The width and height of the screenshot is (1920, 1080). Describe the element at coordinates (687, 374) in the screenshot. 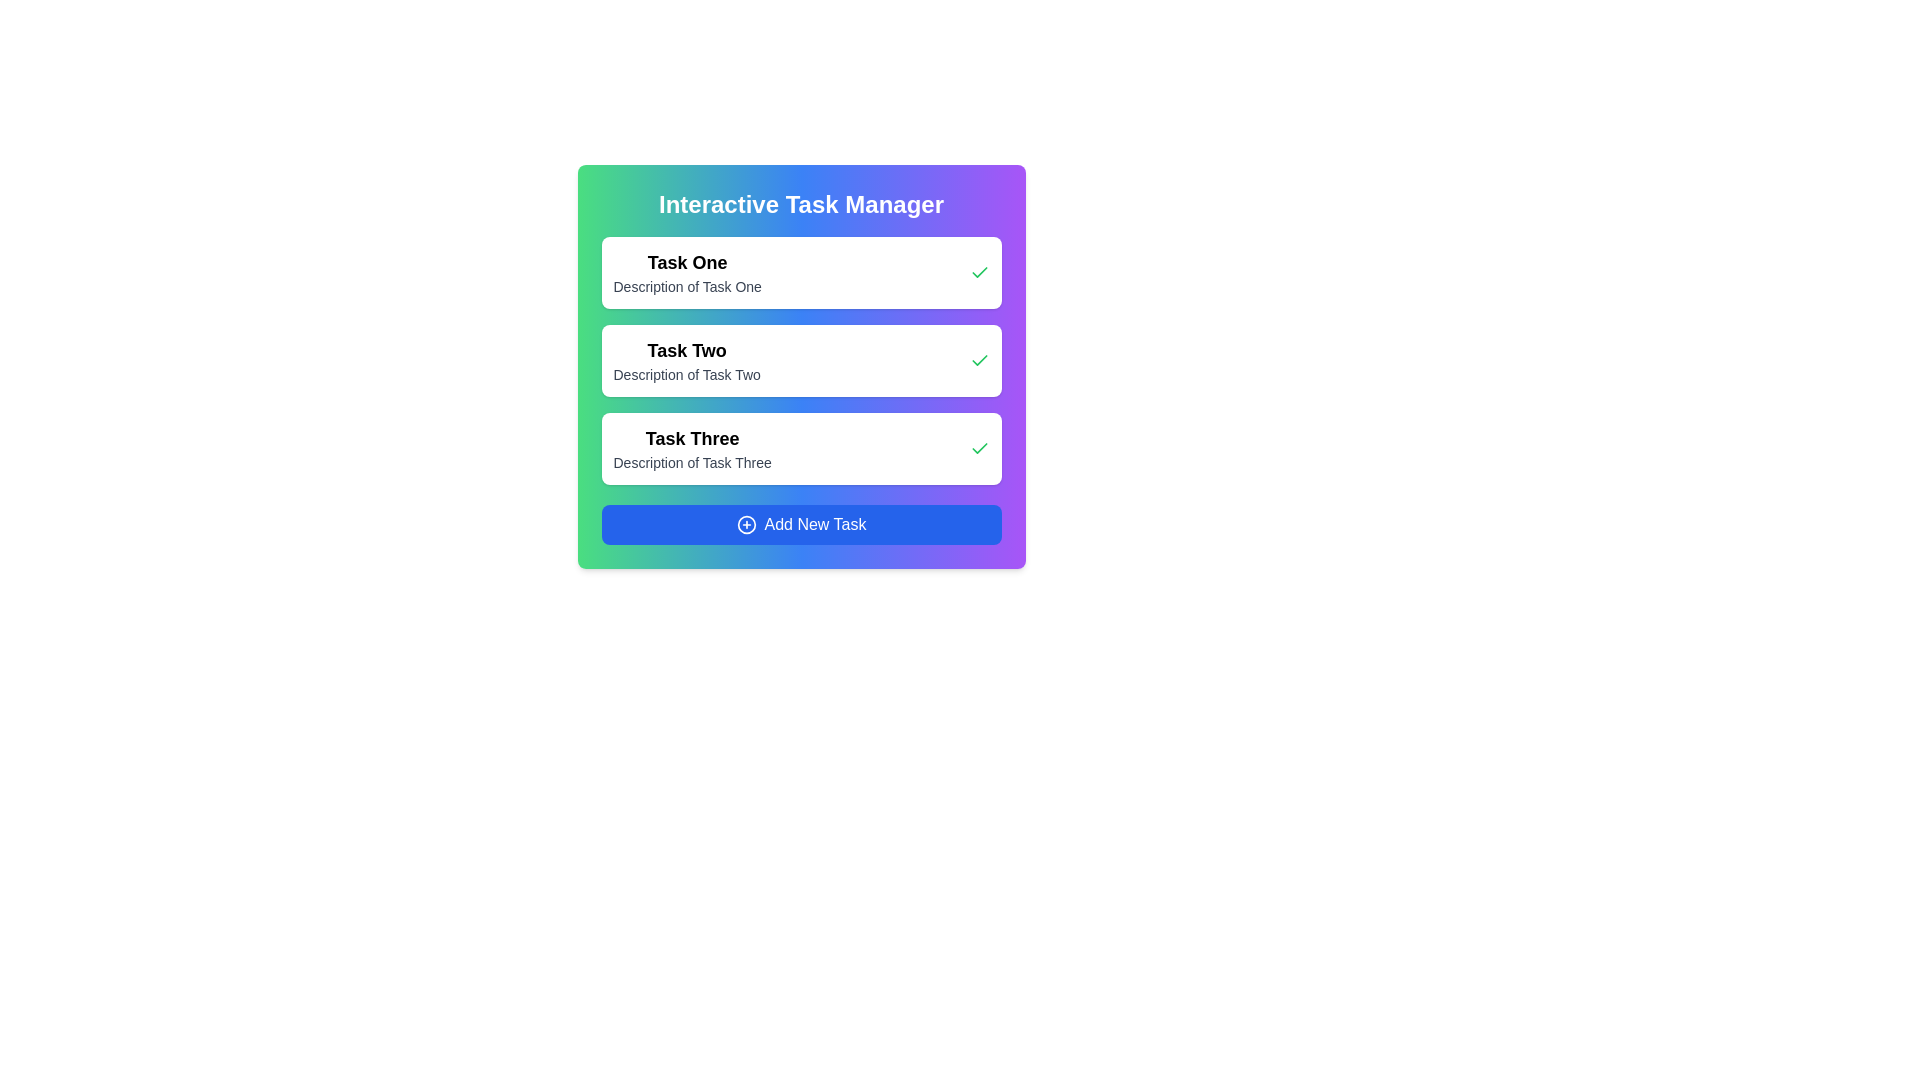

I see `the static text label providing additional information for 'Task Two', located directly below the 'Task Two' text within the second task card` at that location.